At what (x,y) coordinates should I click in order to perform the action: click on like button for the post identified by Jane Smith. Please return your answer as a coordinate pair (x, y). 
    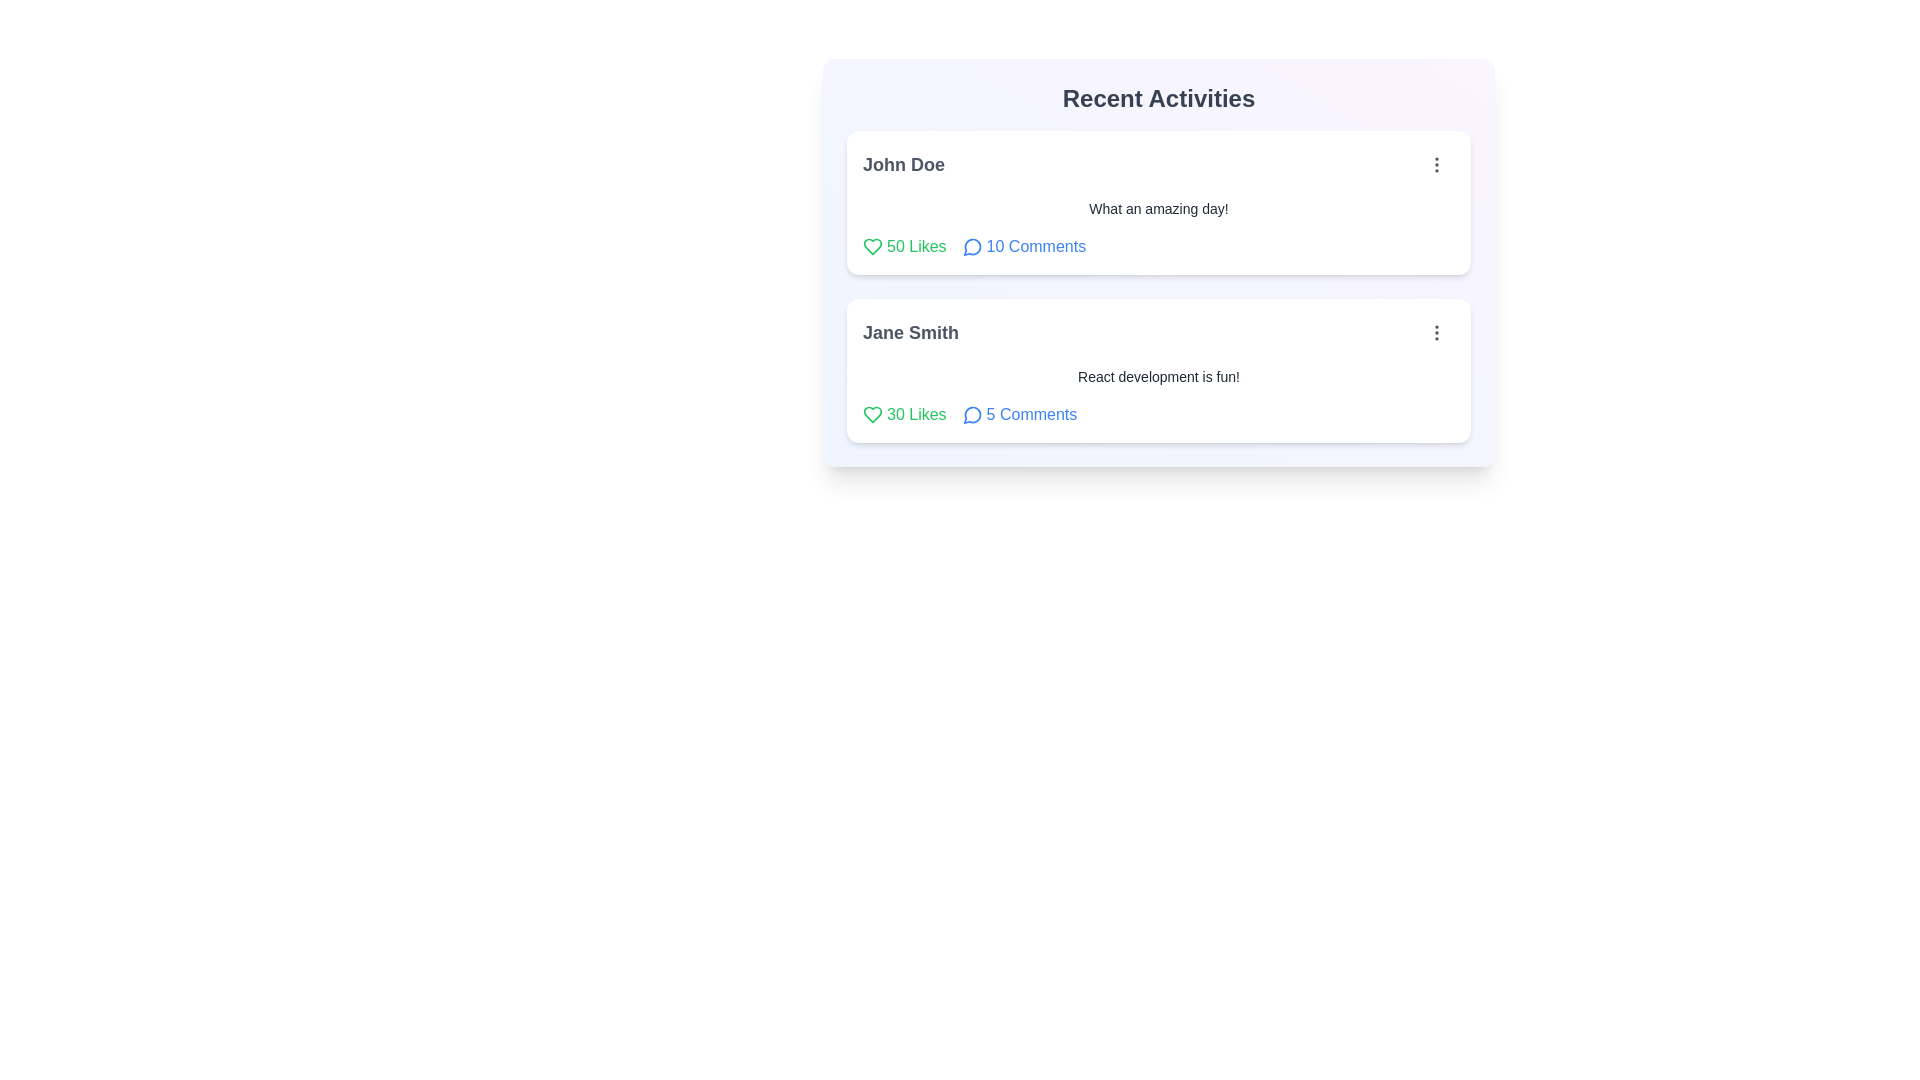
    Looking at the image, I should click on (873, 414).